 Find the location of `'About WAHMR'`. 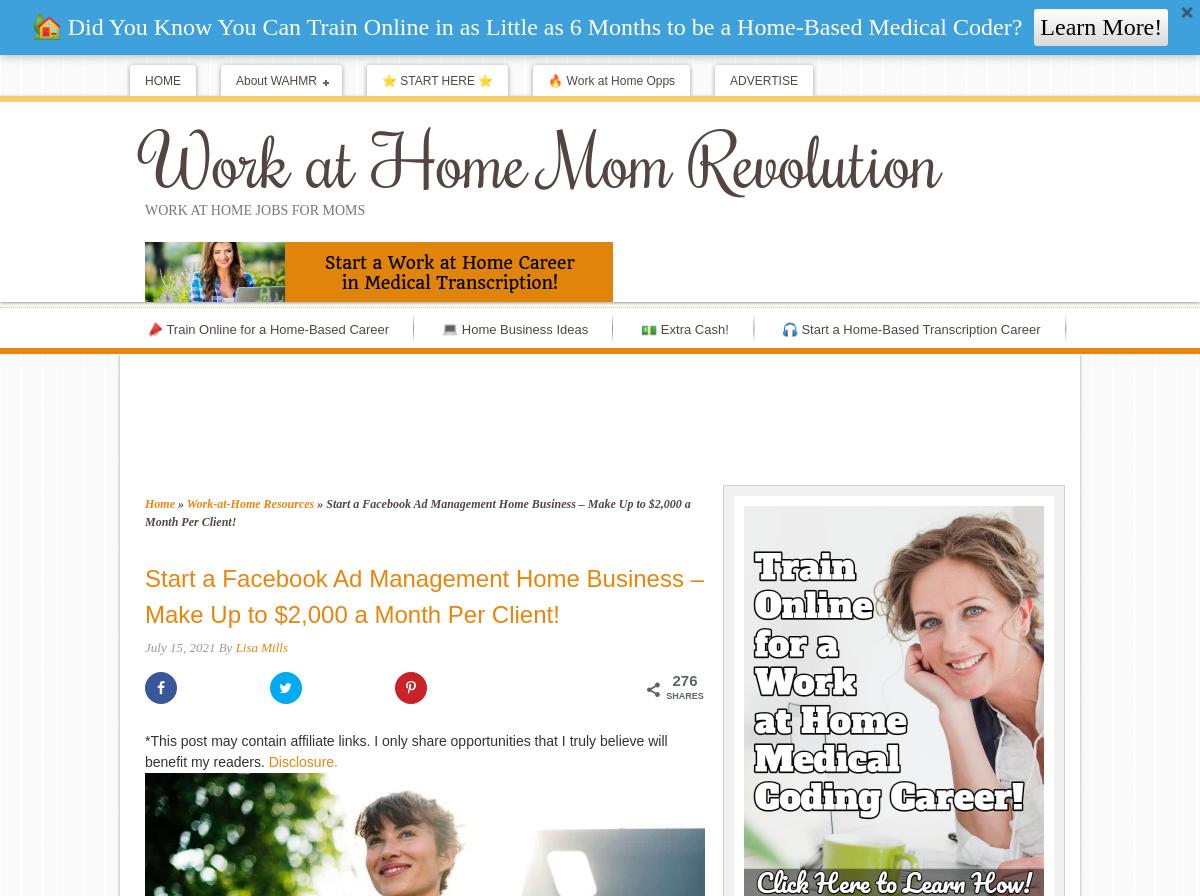

'About WAHMR' is located at coordinates (275, 80).